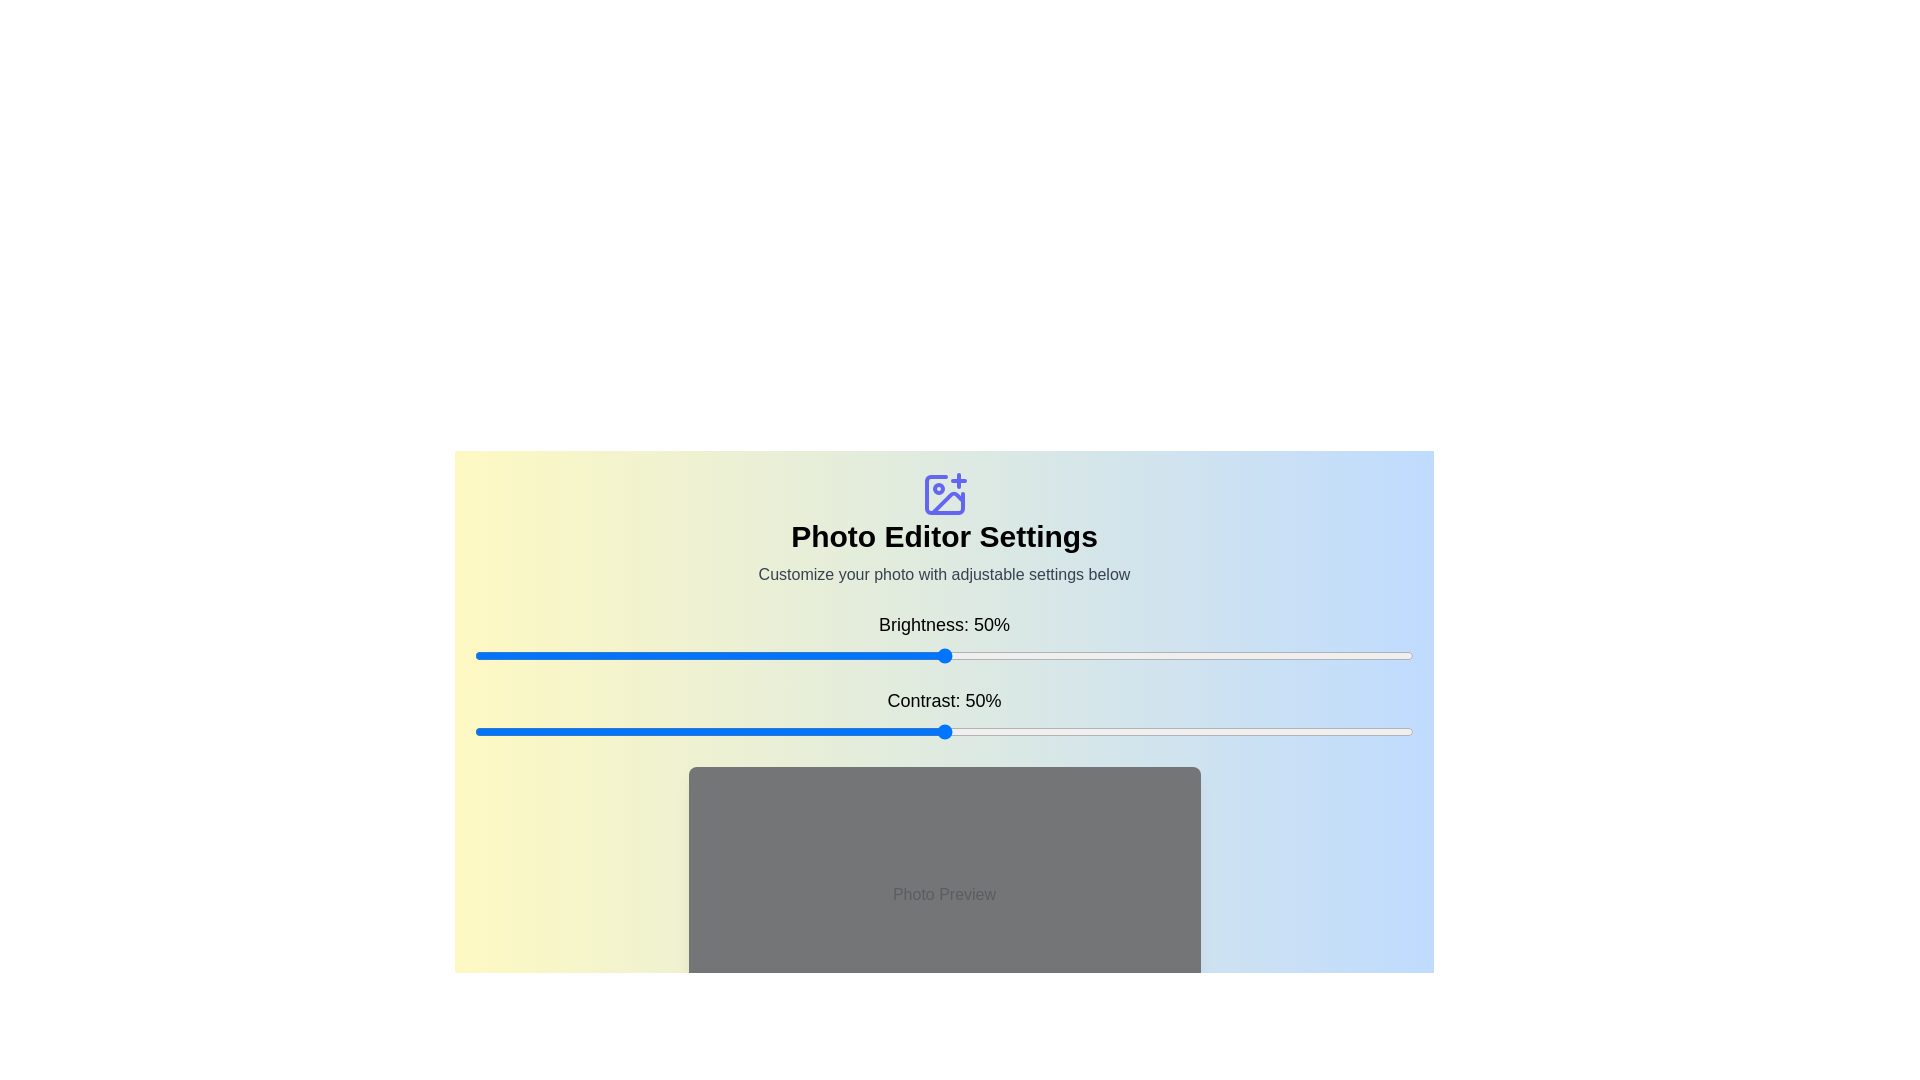 Image resolution: width=1920 pixels, height=1080 pixels. Describe the element at coordinates (1375, 732) in the screenshot. I see `the contrast slider to 96%` at that location.